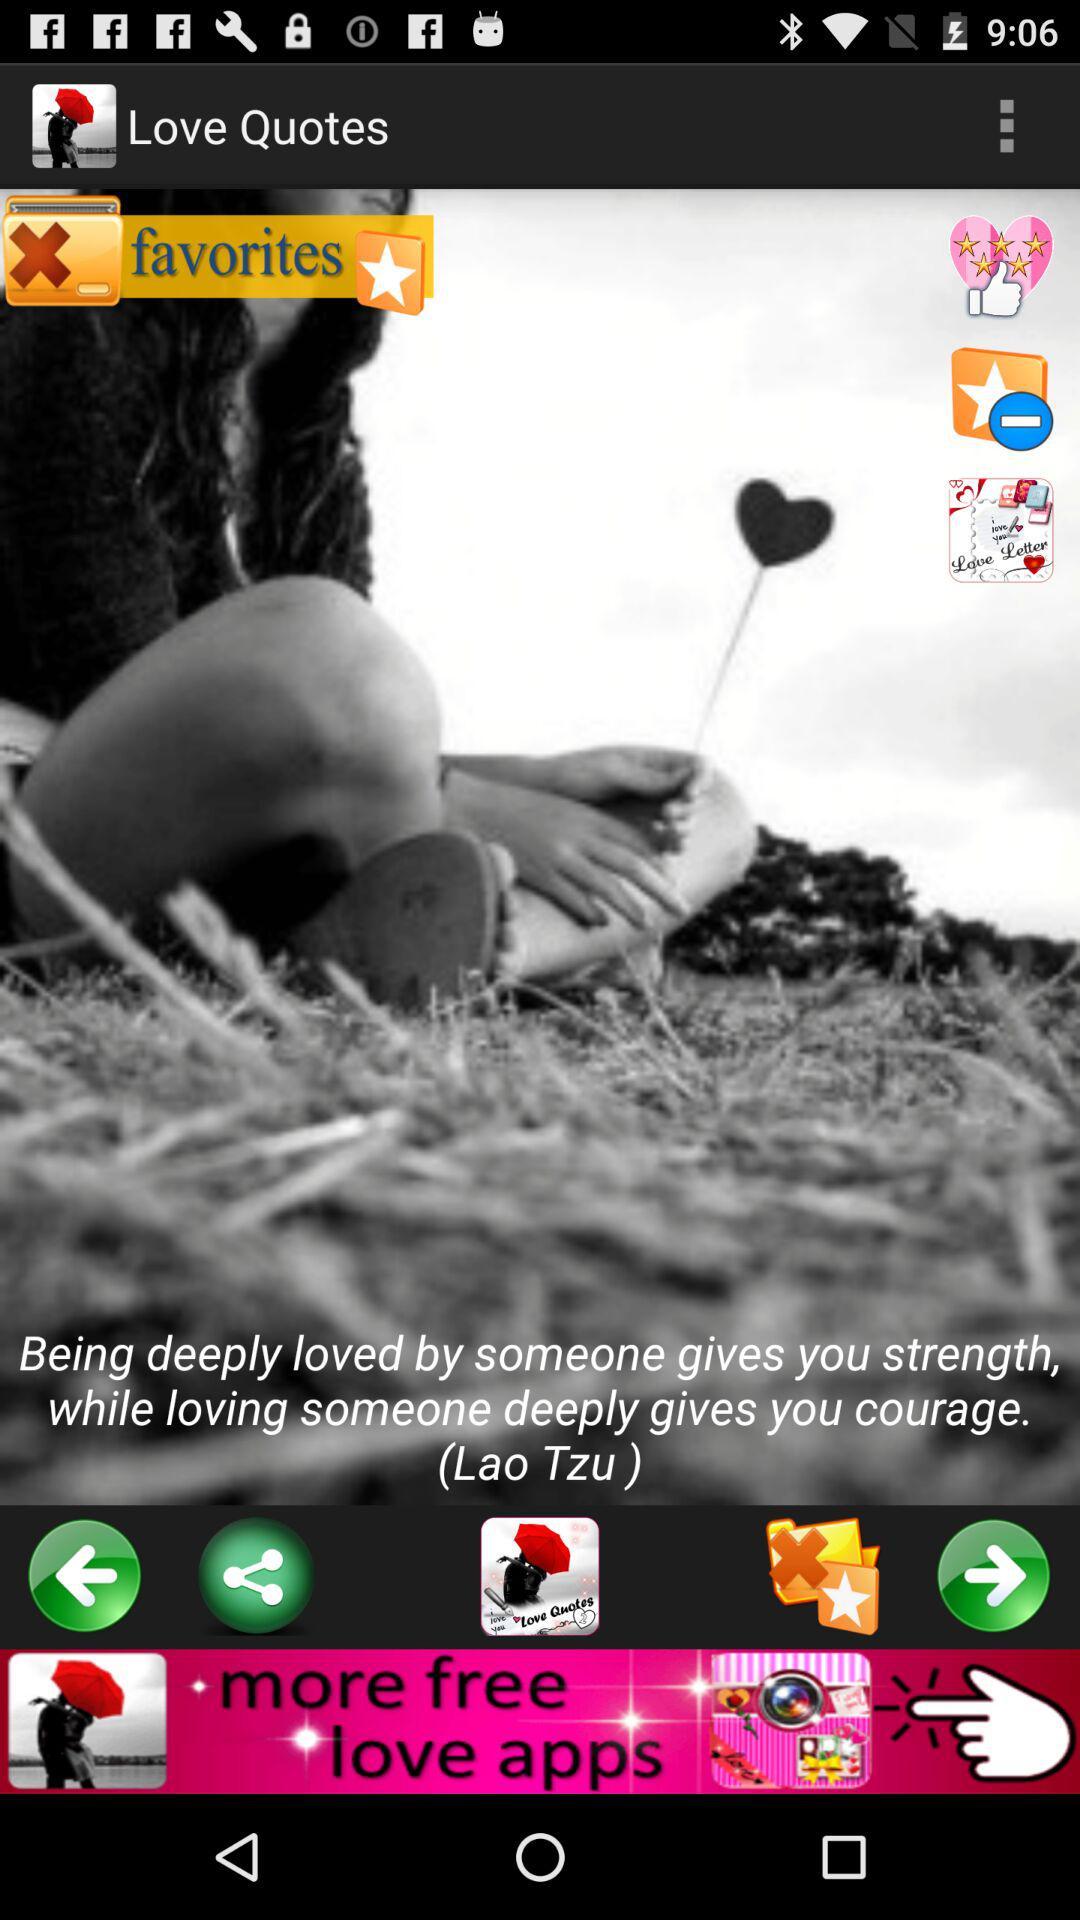 This screenshot has height=1920, width=1080. I want to click on icon below being deeply loved icon, so click(84, 1575).